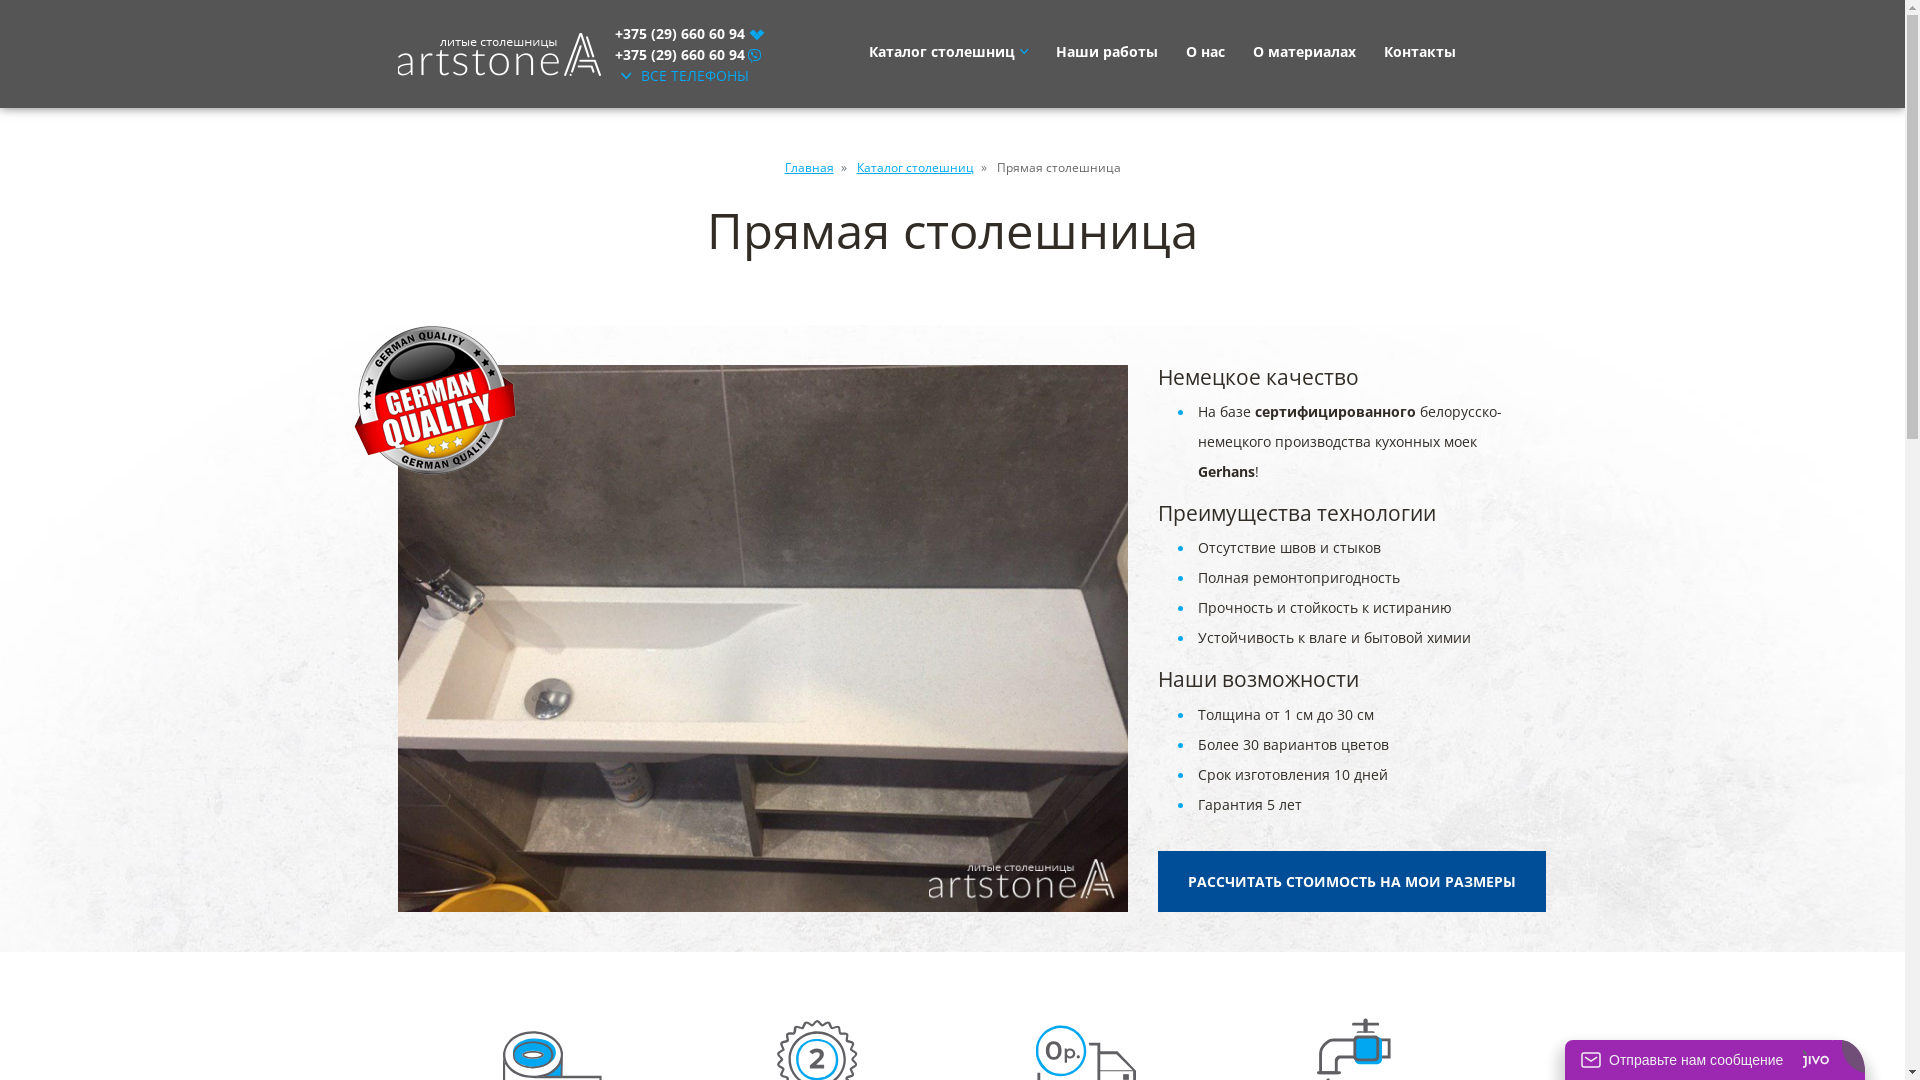 The image size is (1920, 1080). What do you see at coordinates (689, 32) in the screenshot?
I see `'+375 (29) 660 60 94'` at bounding box center [689, 32].